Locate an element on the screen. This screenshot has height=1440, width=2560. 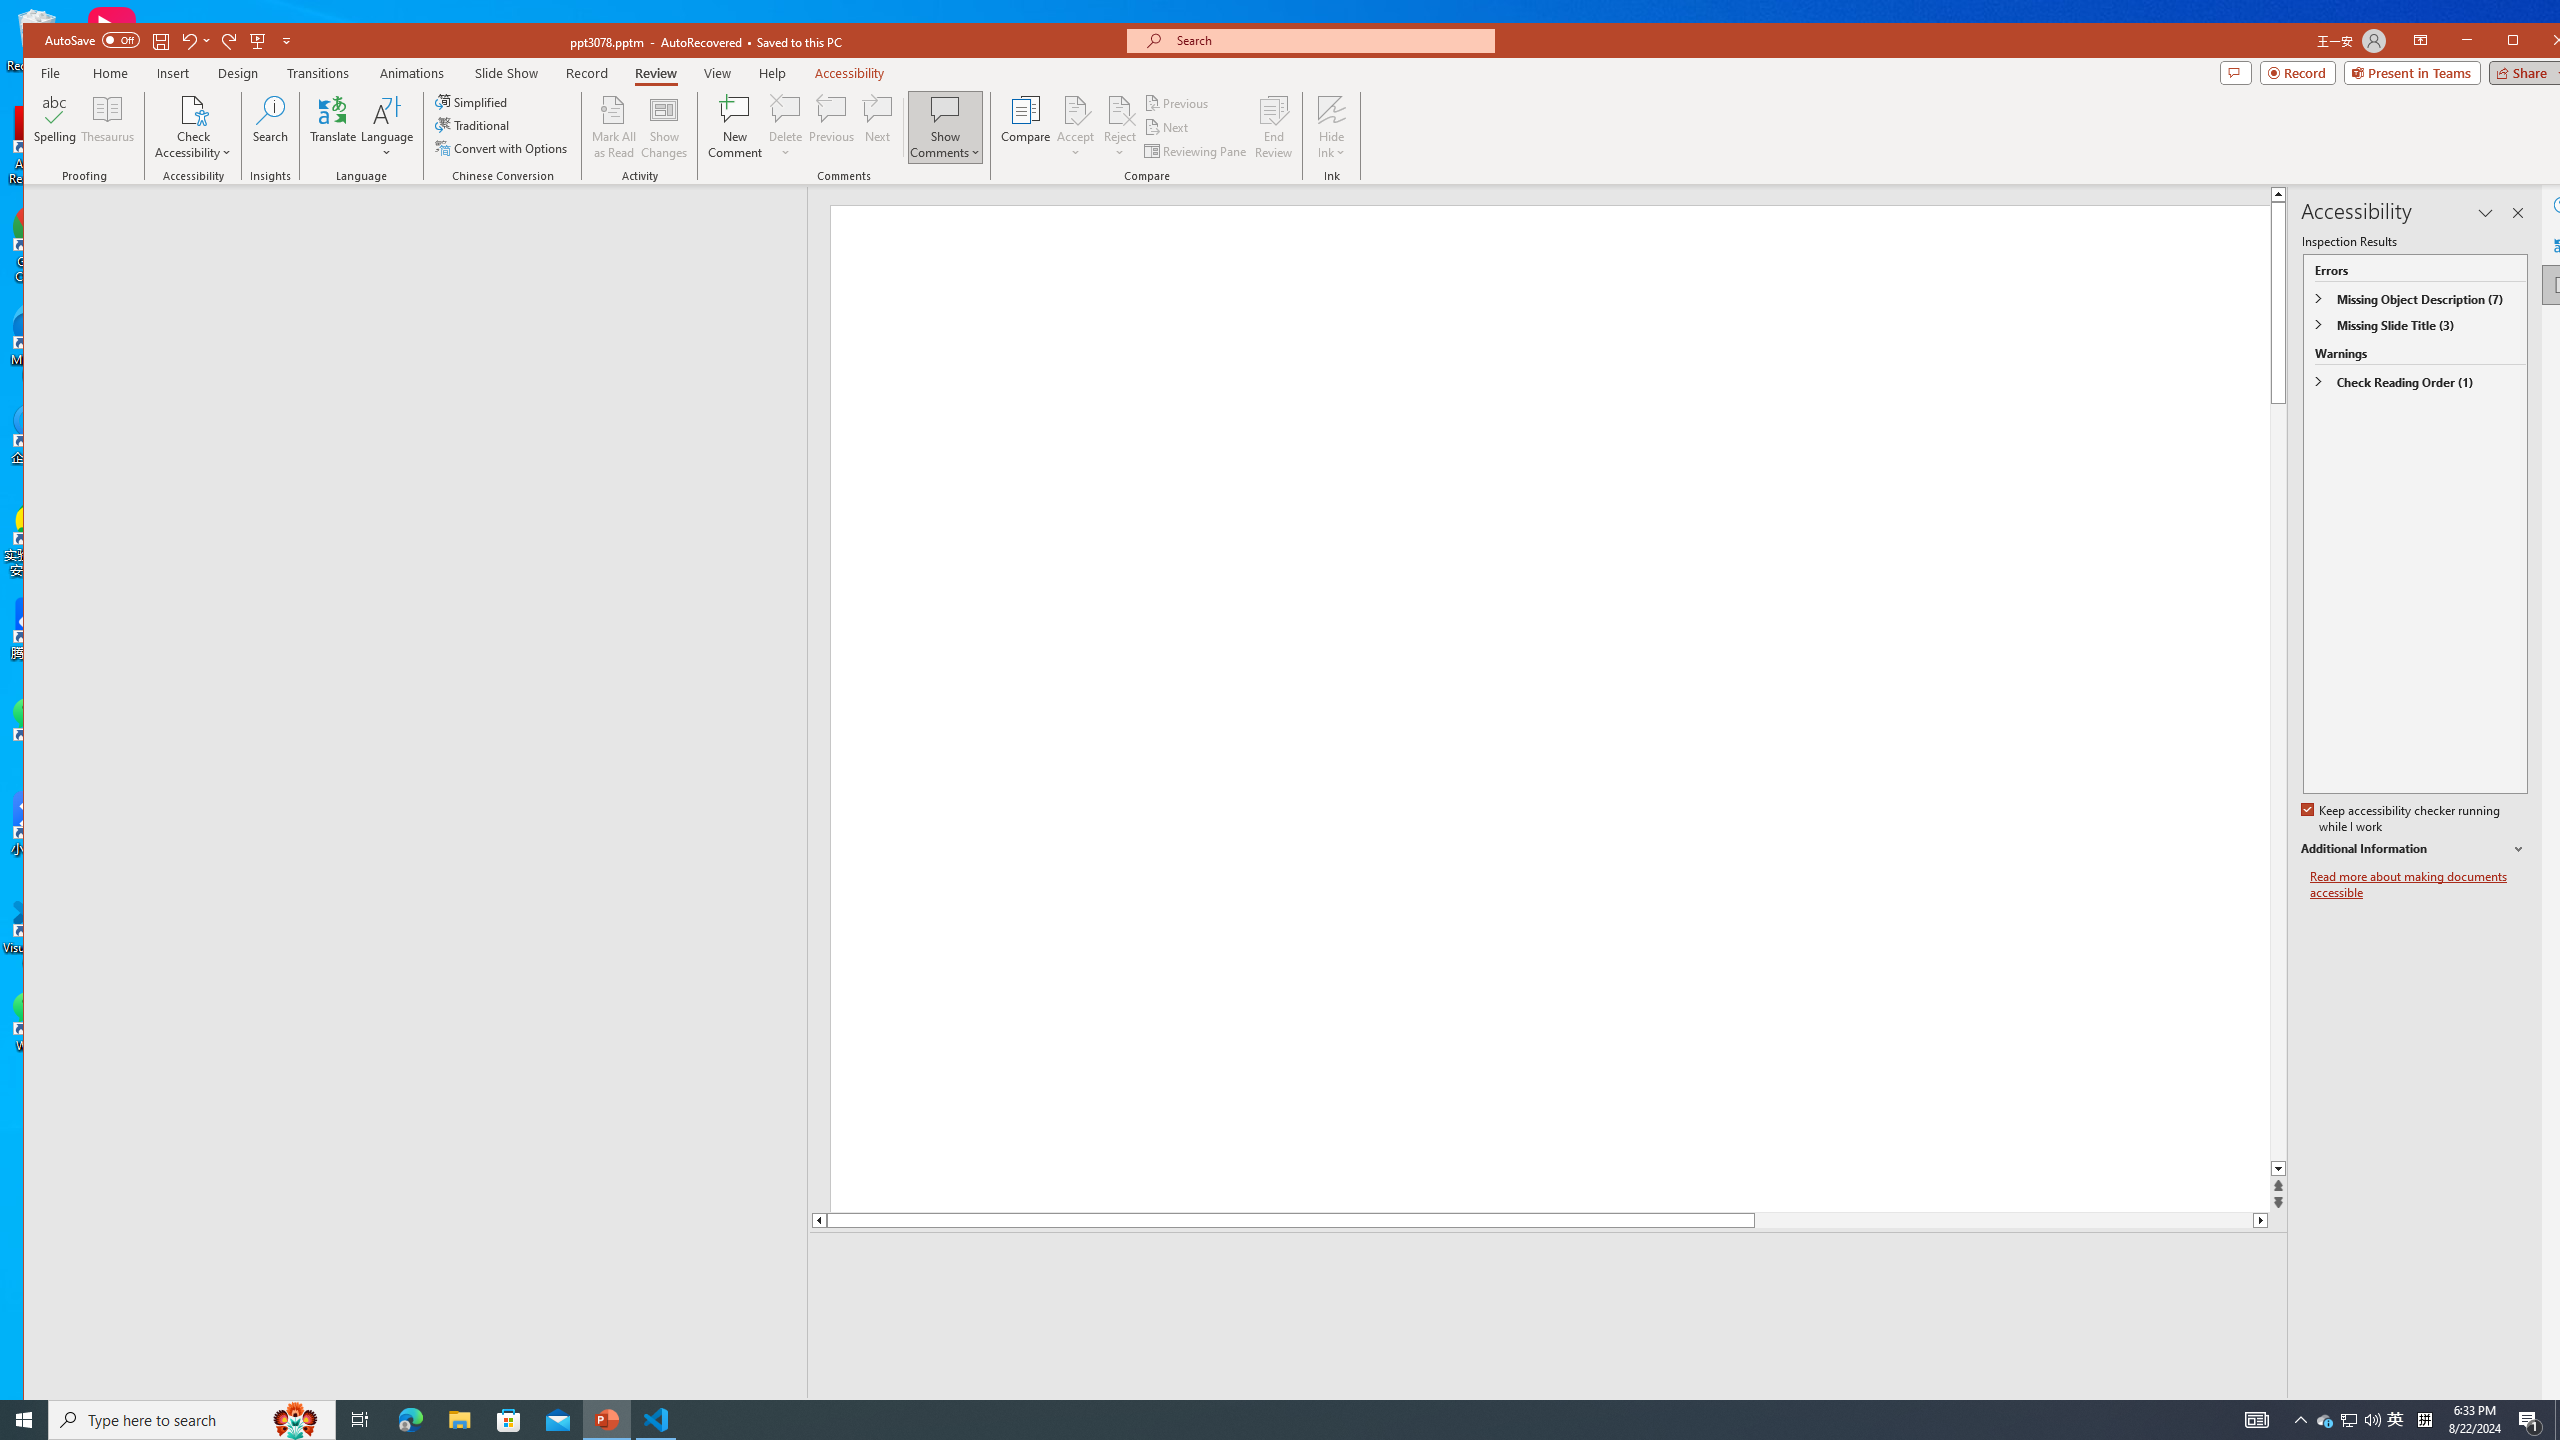
'Hide Ink' is located at coordinates (1332, 126).